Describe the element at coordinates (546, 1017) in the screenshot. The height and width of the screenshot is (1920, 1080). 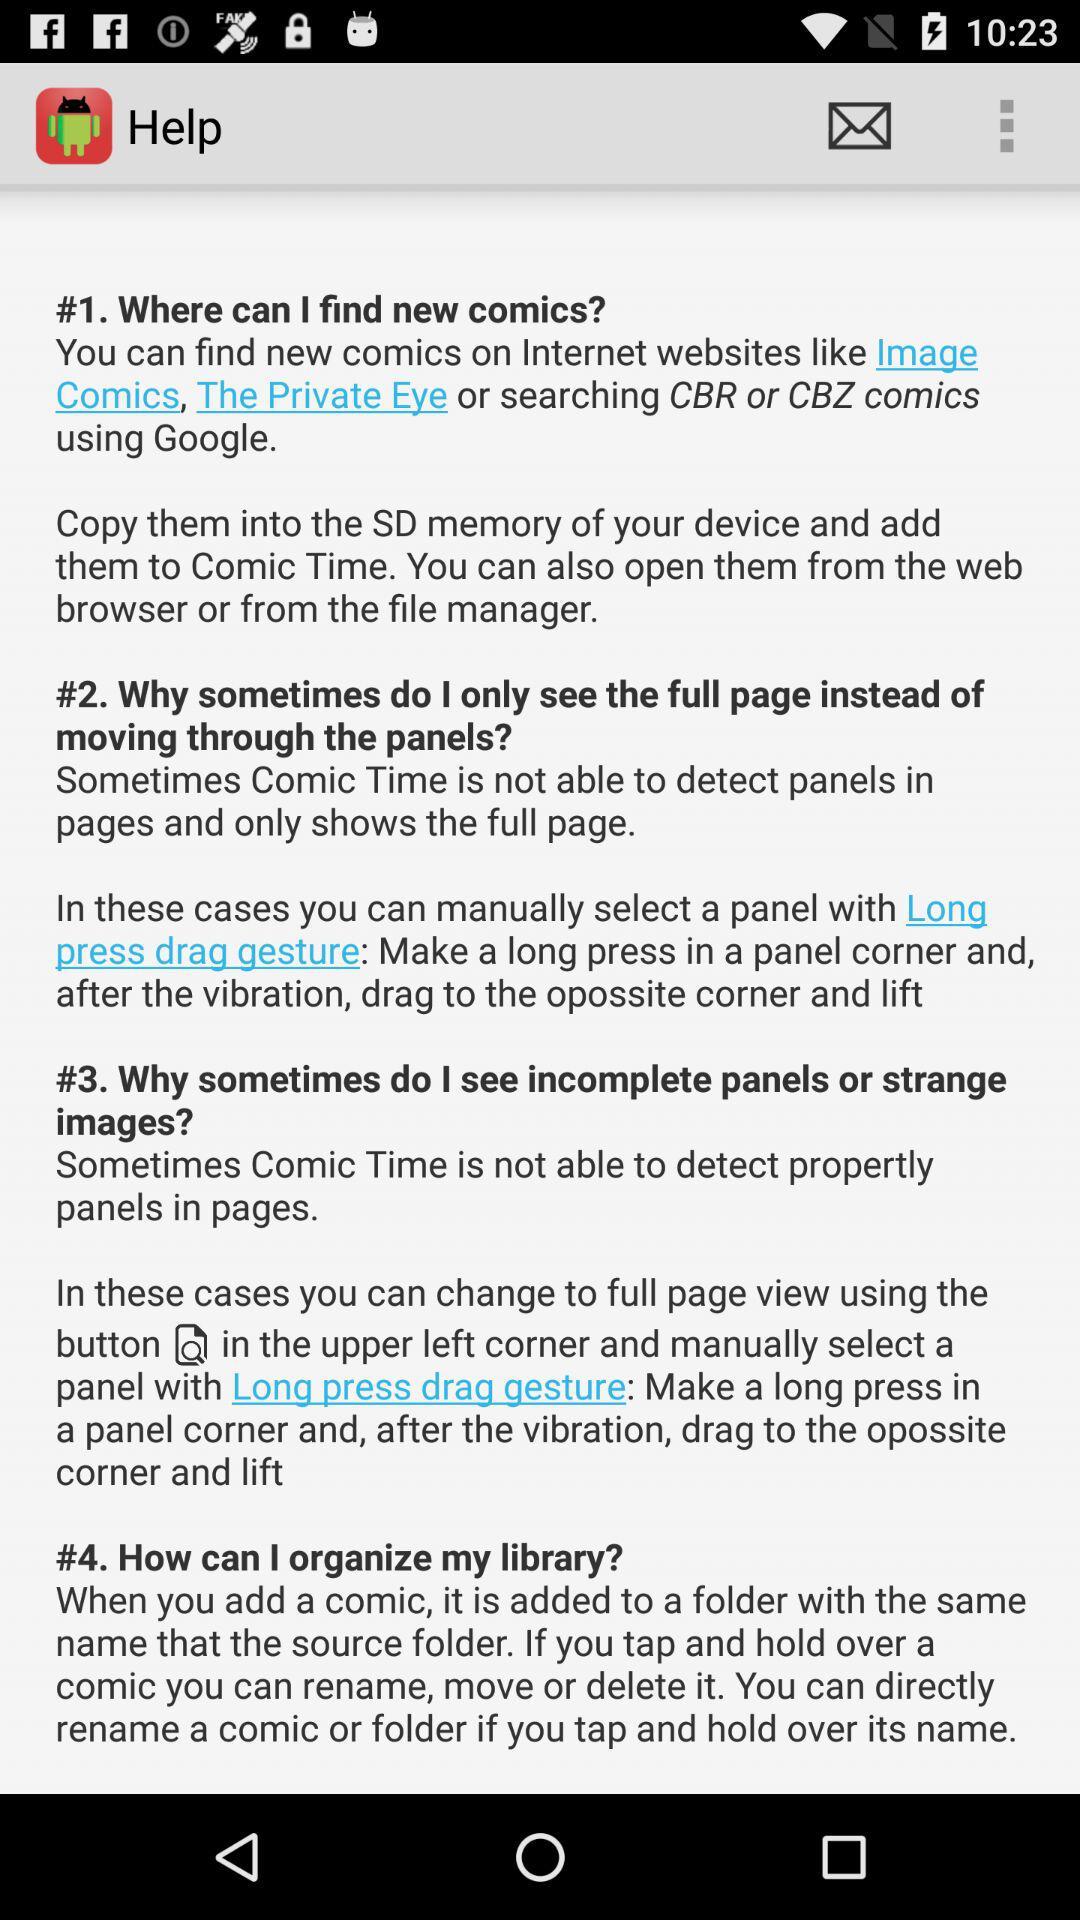
I see `item at the center` at that location.